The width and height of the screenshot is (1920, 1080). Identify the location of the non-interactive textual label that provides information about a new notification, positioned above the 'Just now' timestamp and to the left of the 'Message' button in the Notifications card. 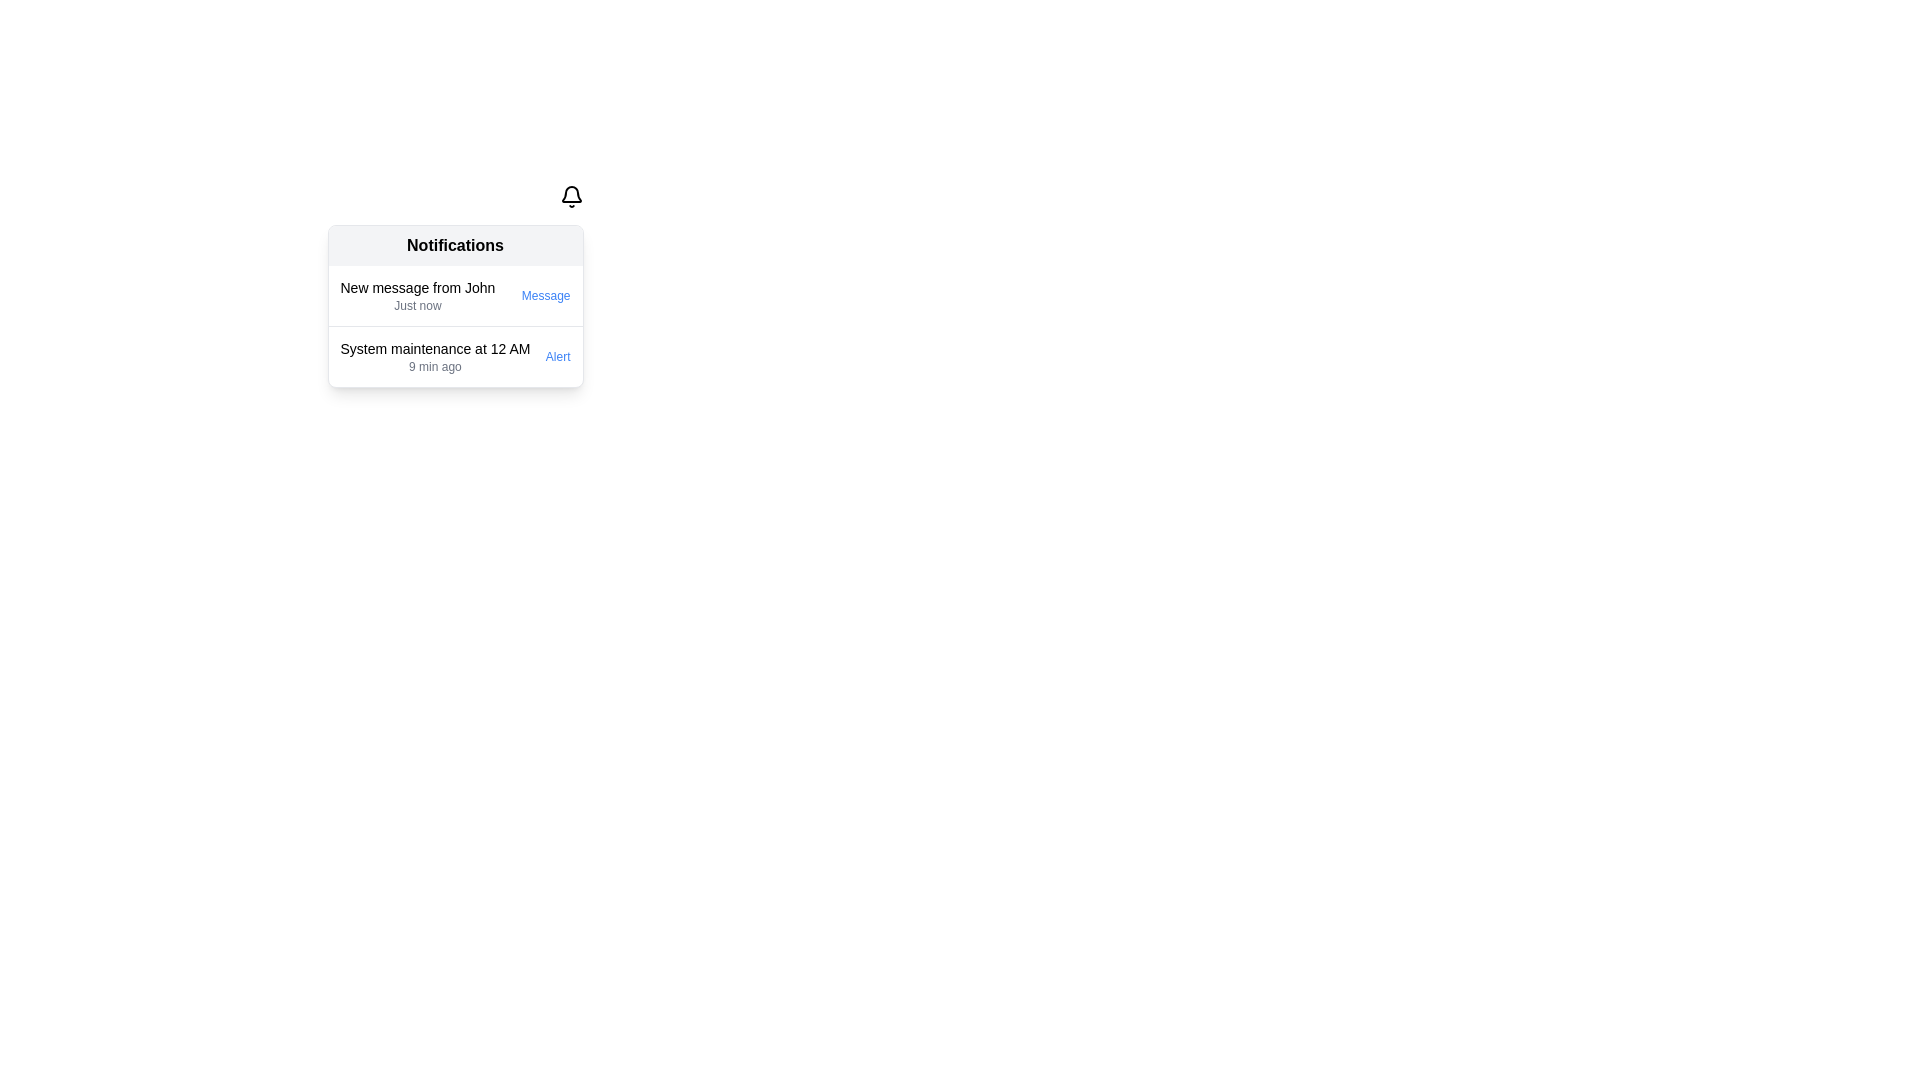
(416, 288).